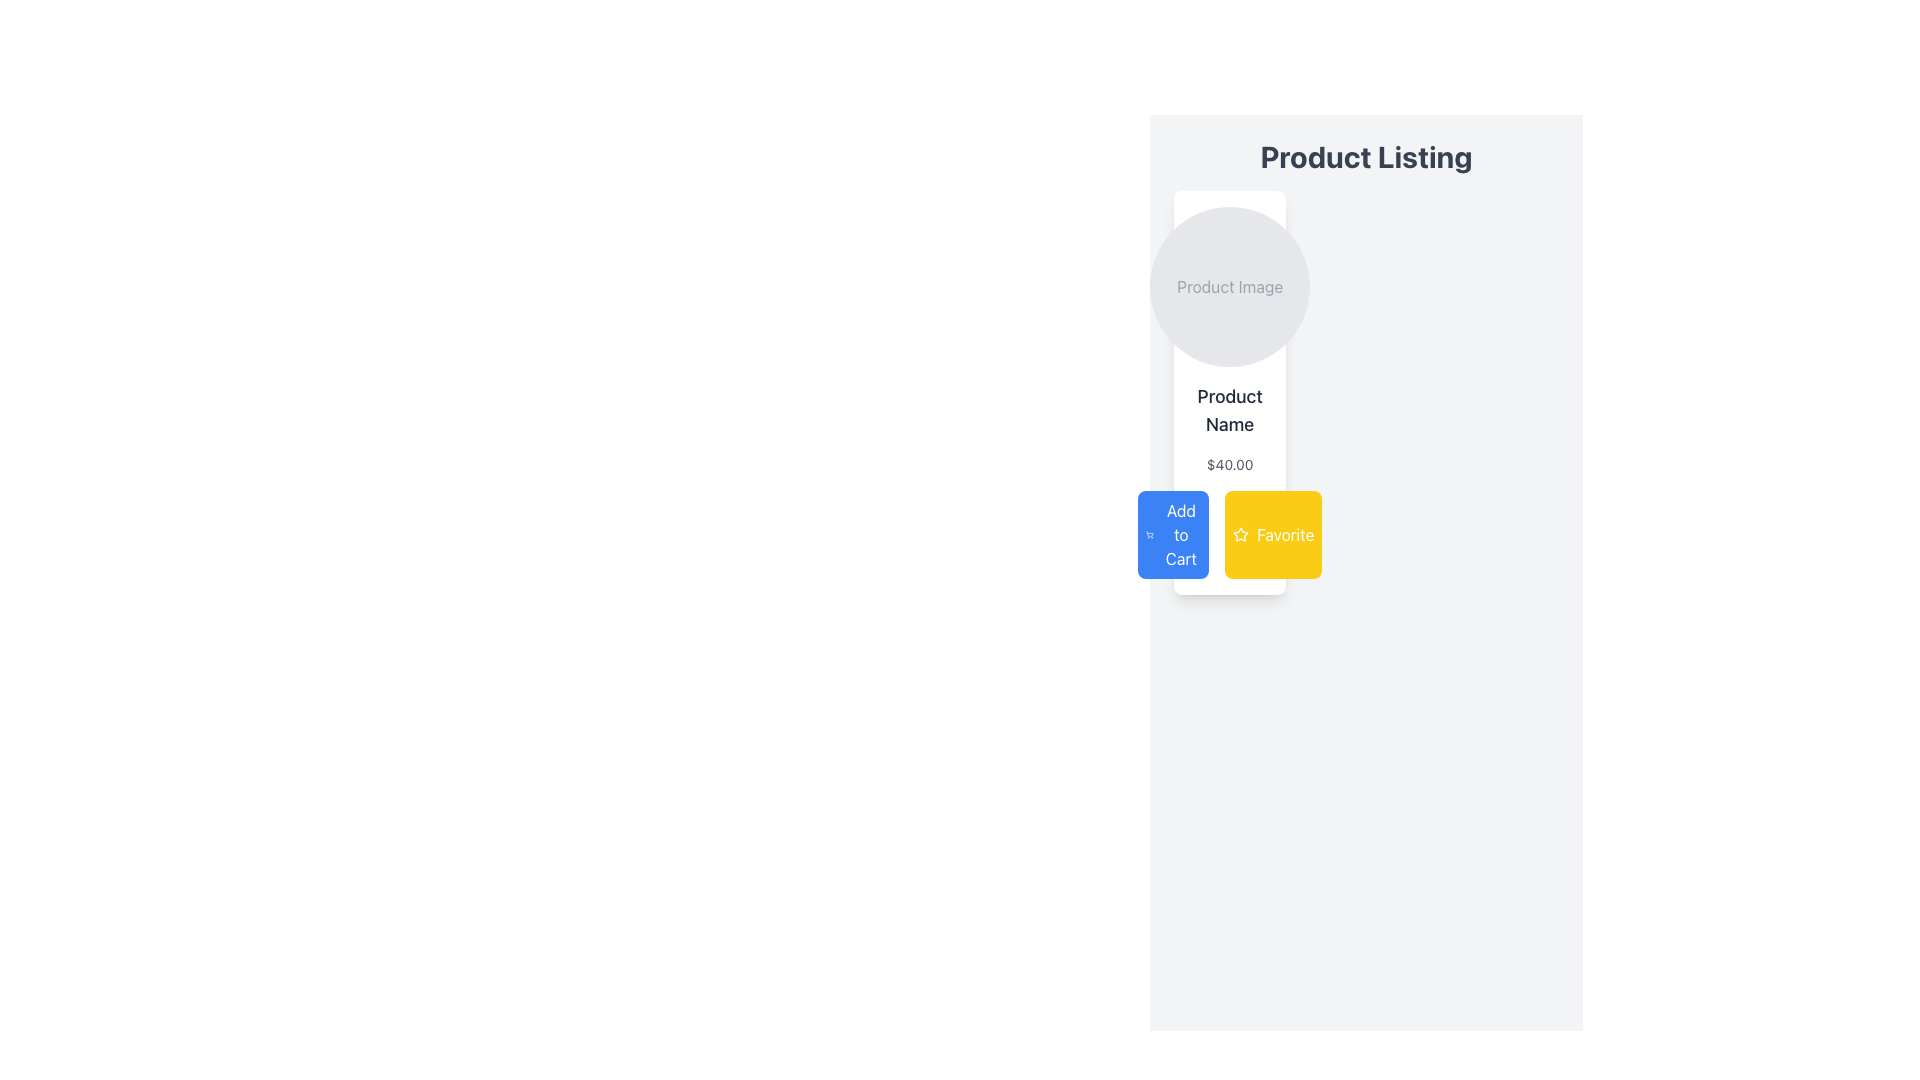 The image size is (1920, 1080). What do you see at coordinates (1229, 410) in the screenshot?
I see `text from the 'Product Name' label, which is a large dark gray text displayed below the product image and above the price label` at bounding box center [1229, 410].